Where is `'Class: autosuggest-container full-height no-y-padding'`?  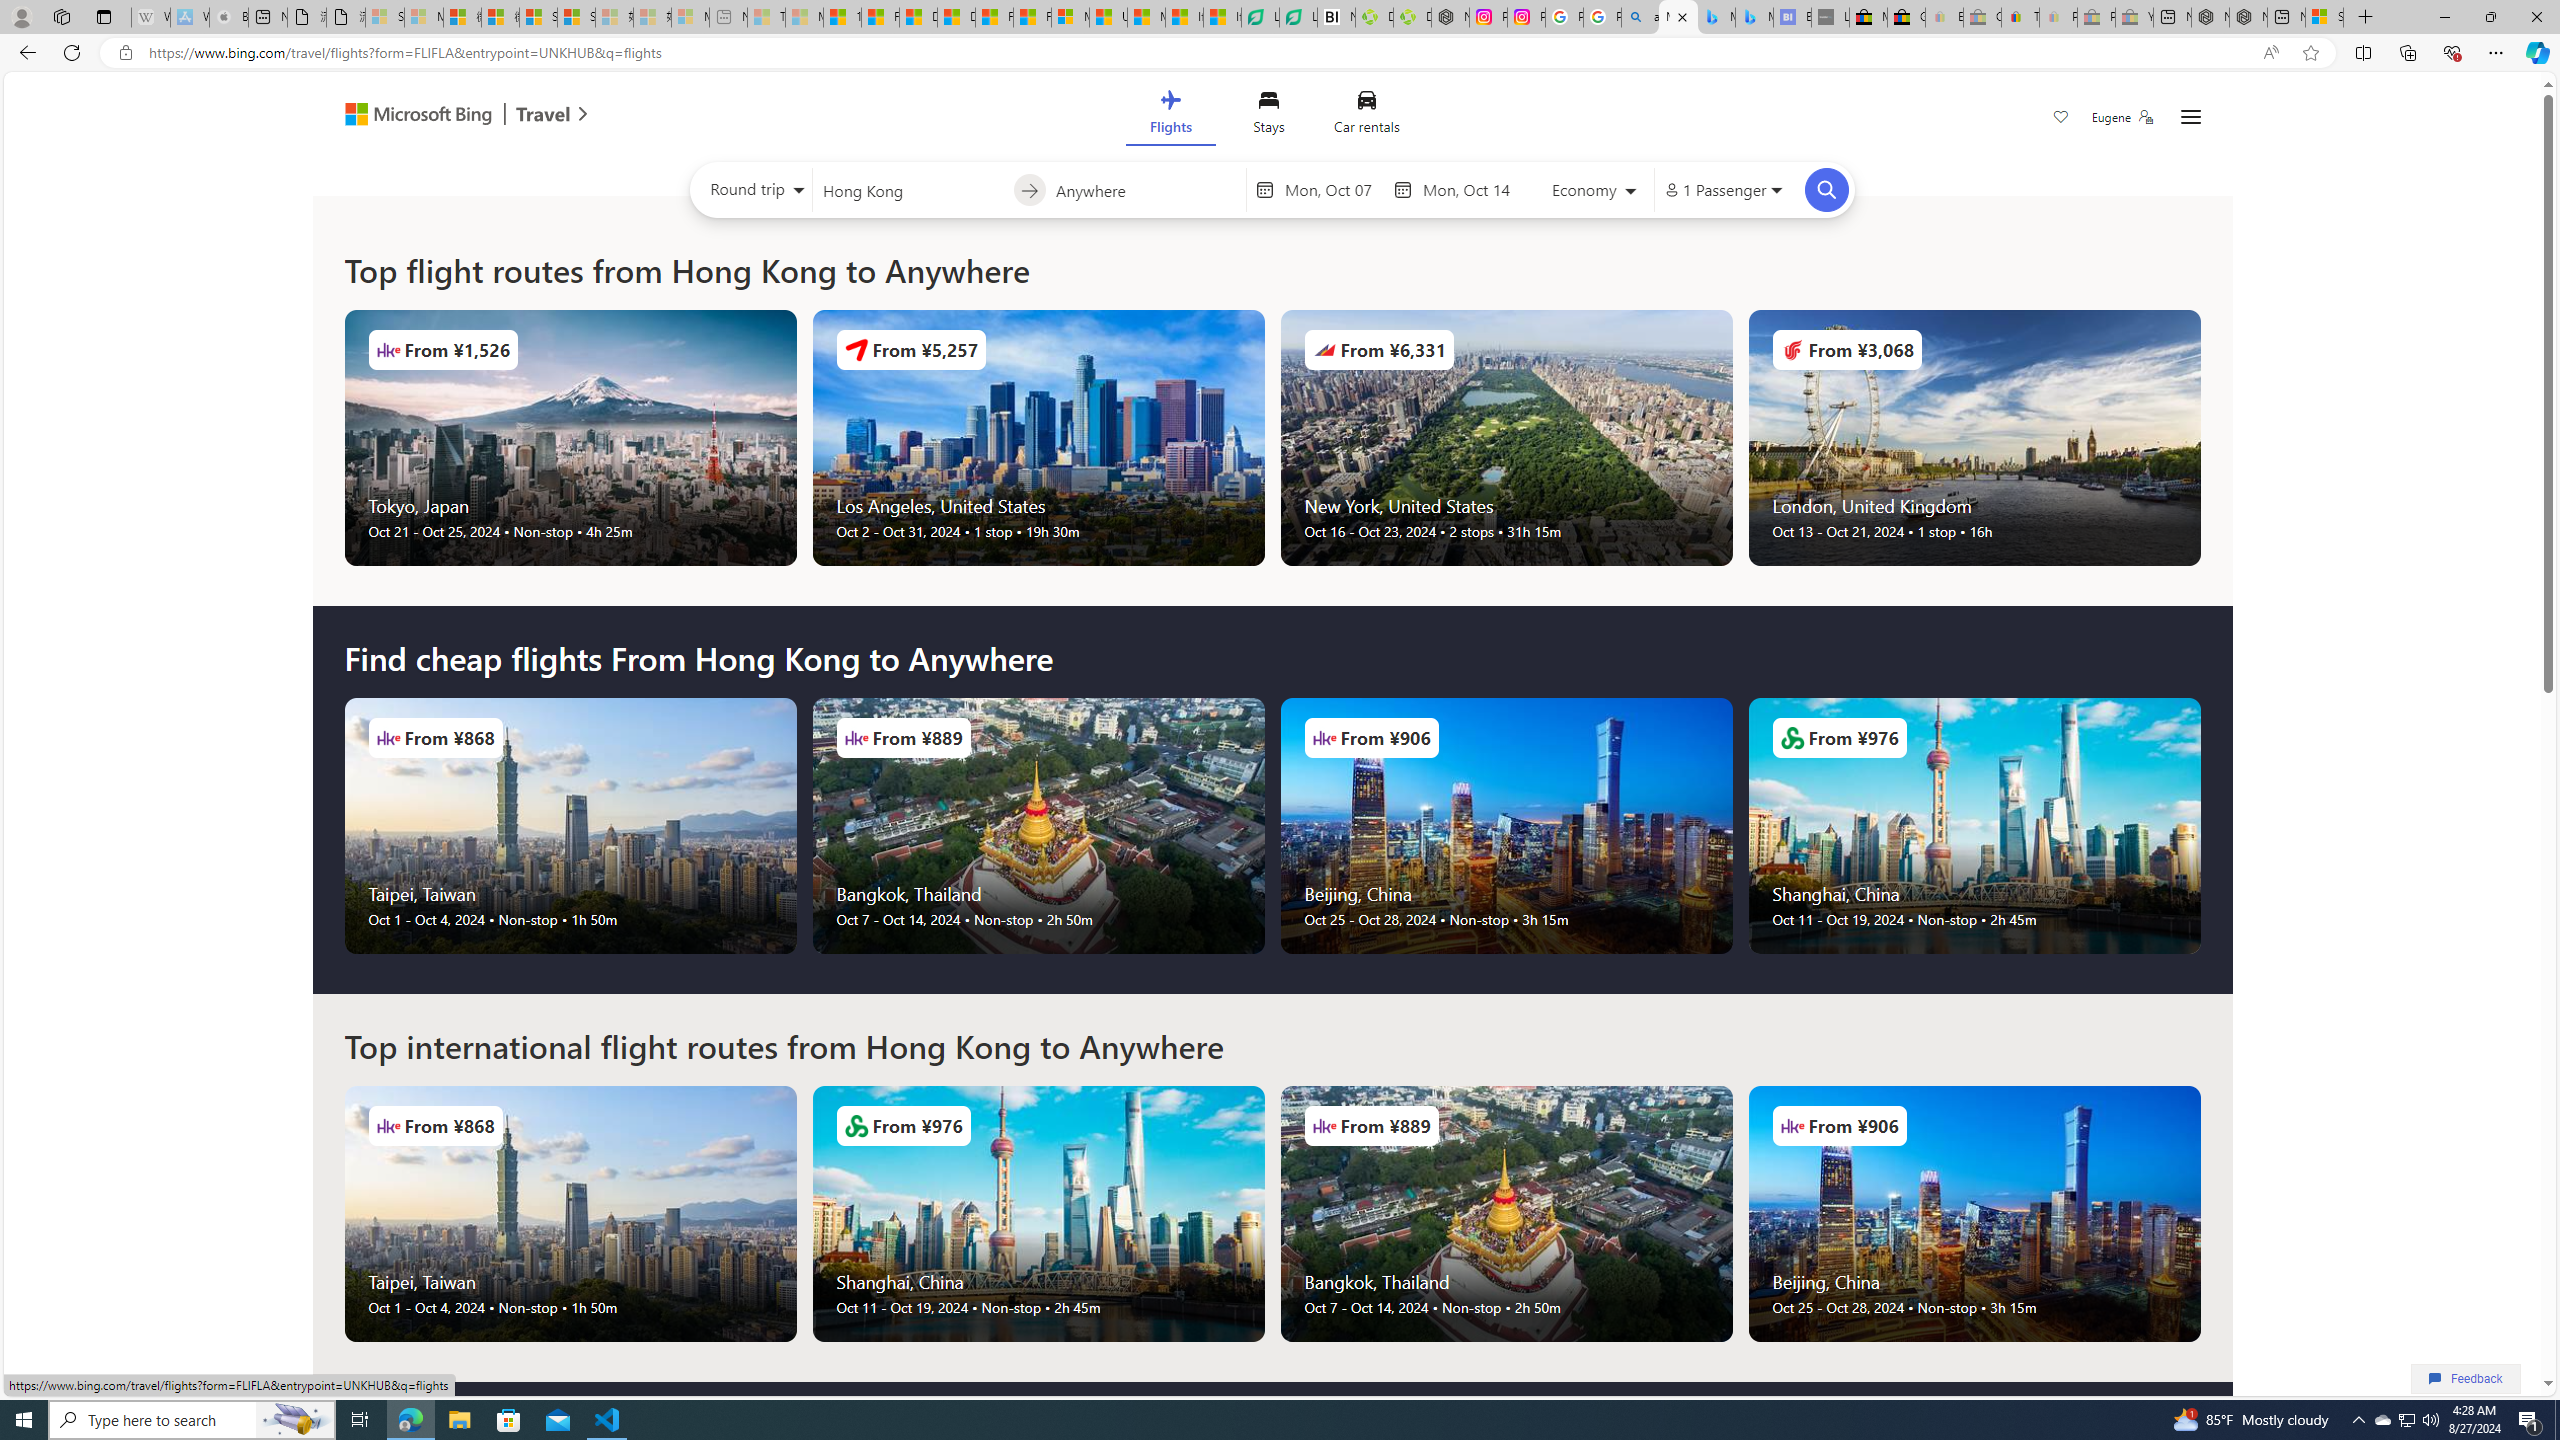 'Class: autosuggest-container full-height no-y-padding' is located at coordinates (1145, 188).